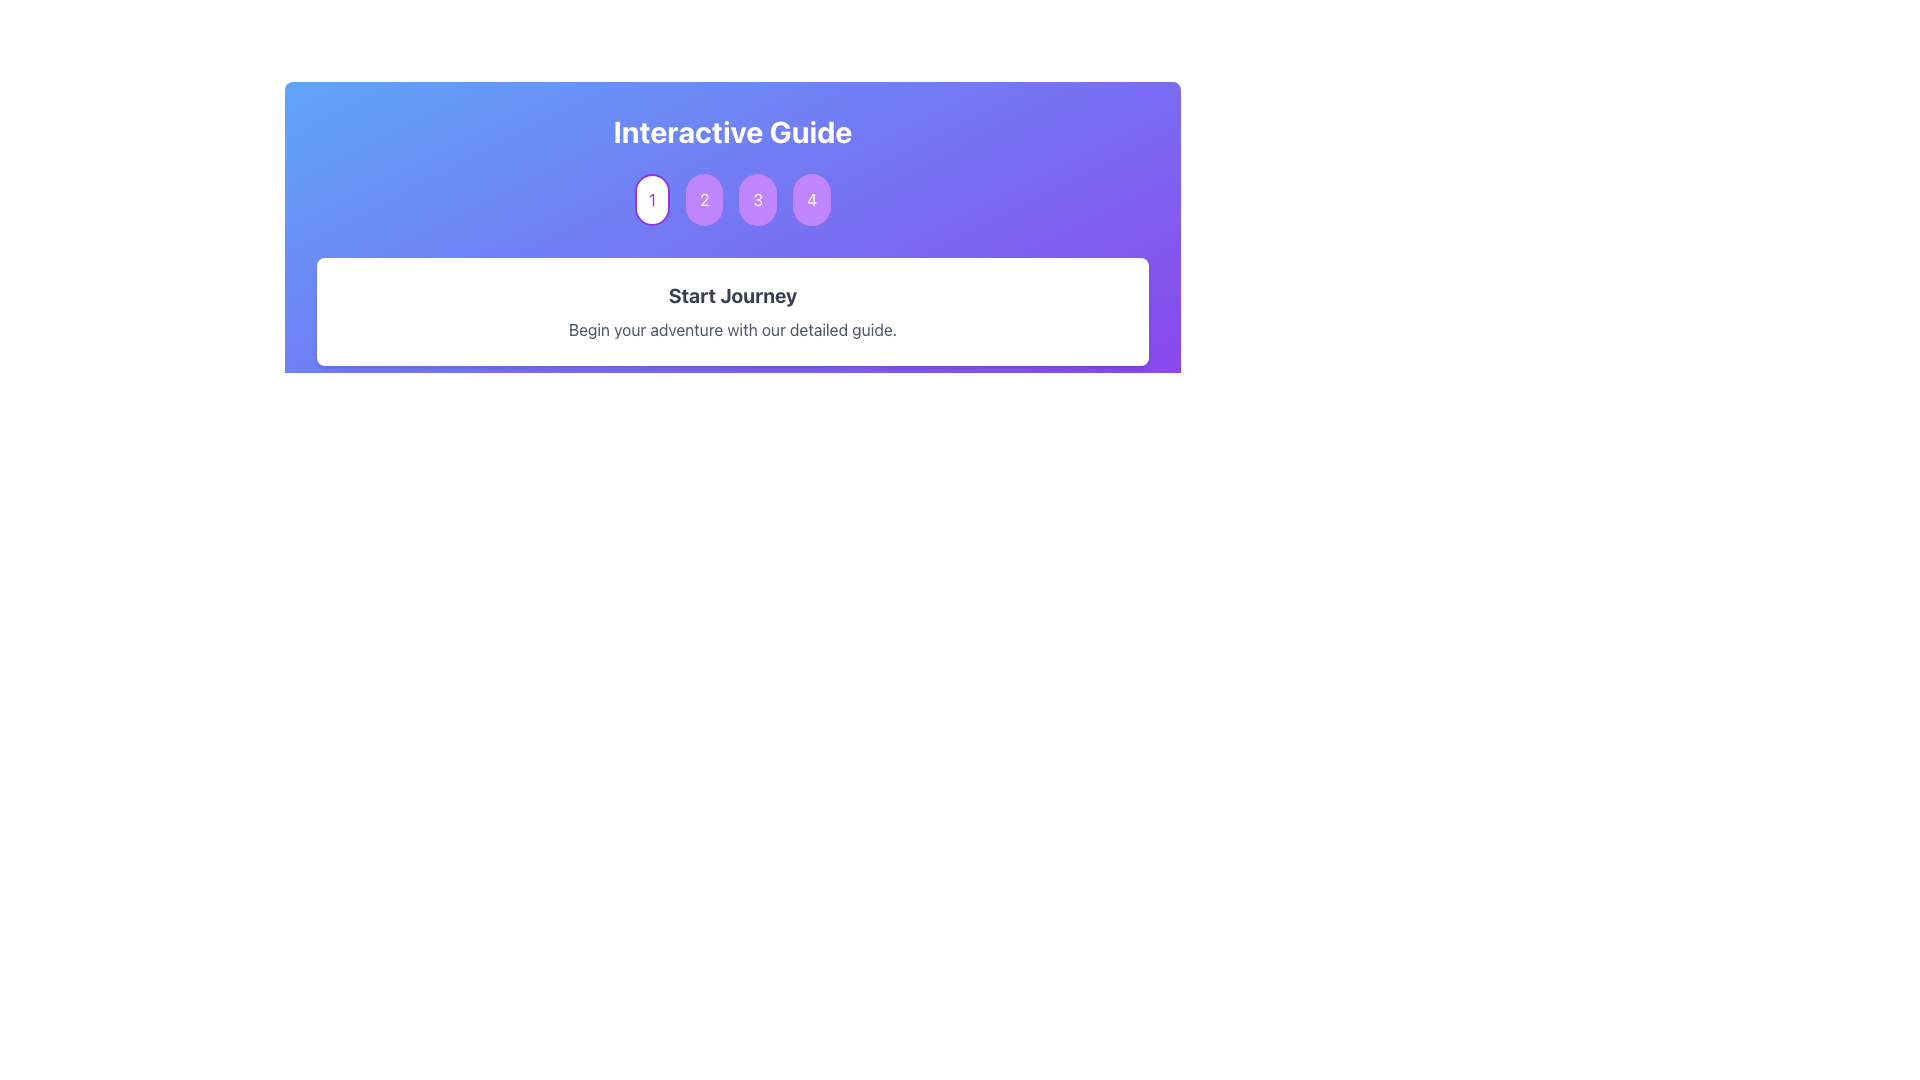 The height and width of the screenshot is (1080, 1920). Describe the element at coordinates (757, 200) in the screenshot. I see `the third circular button labeled '3' in the navigation mechanism` at that location.